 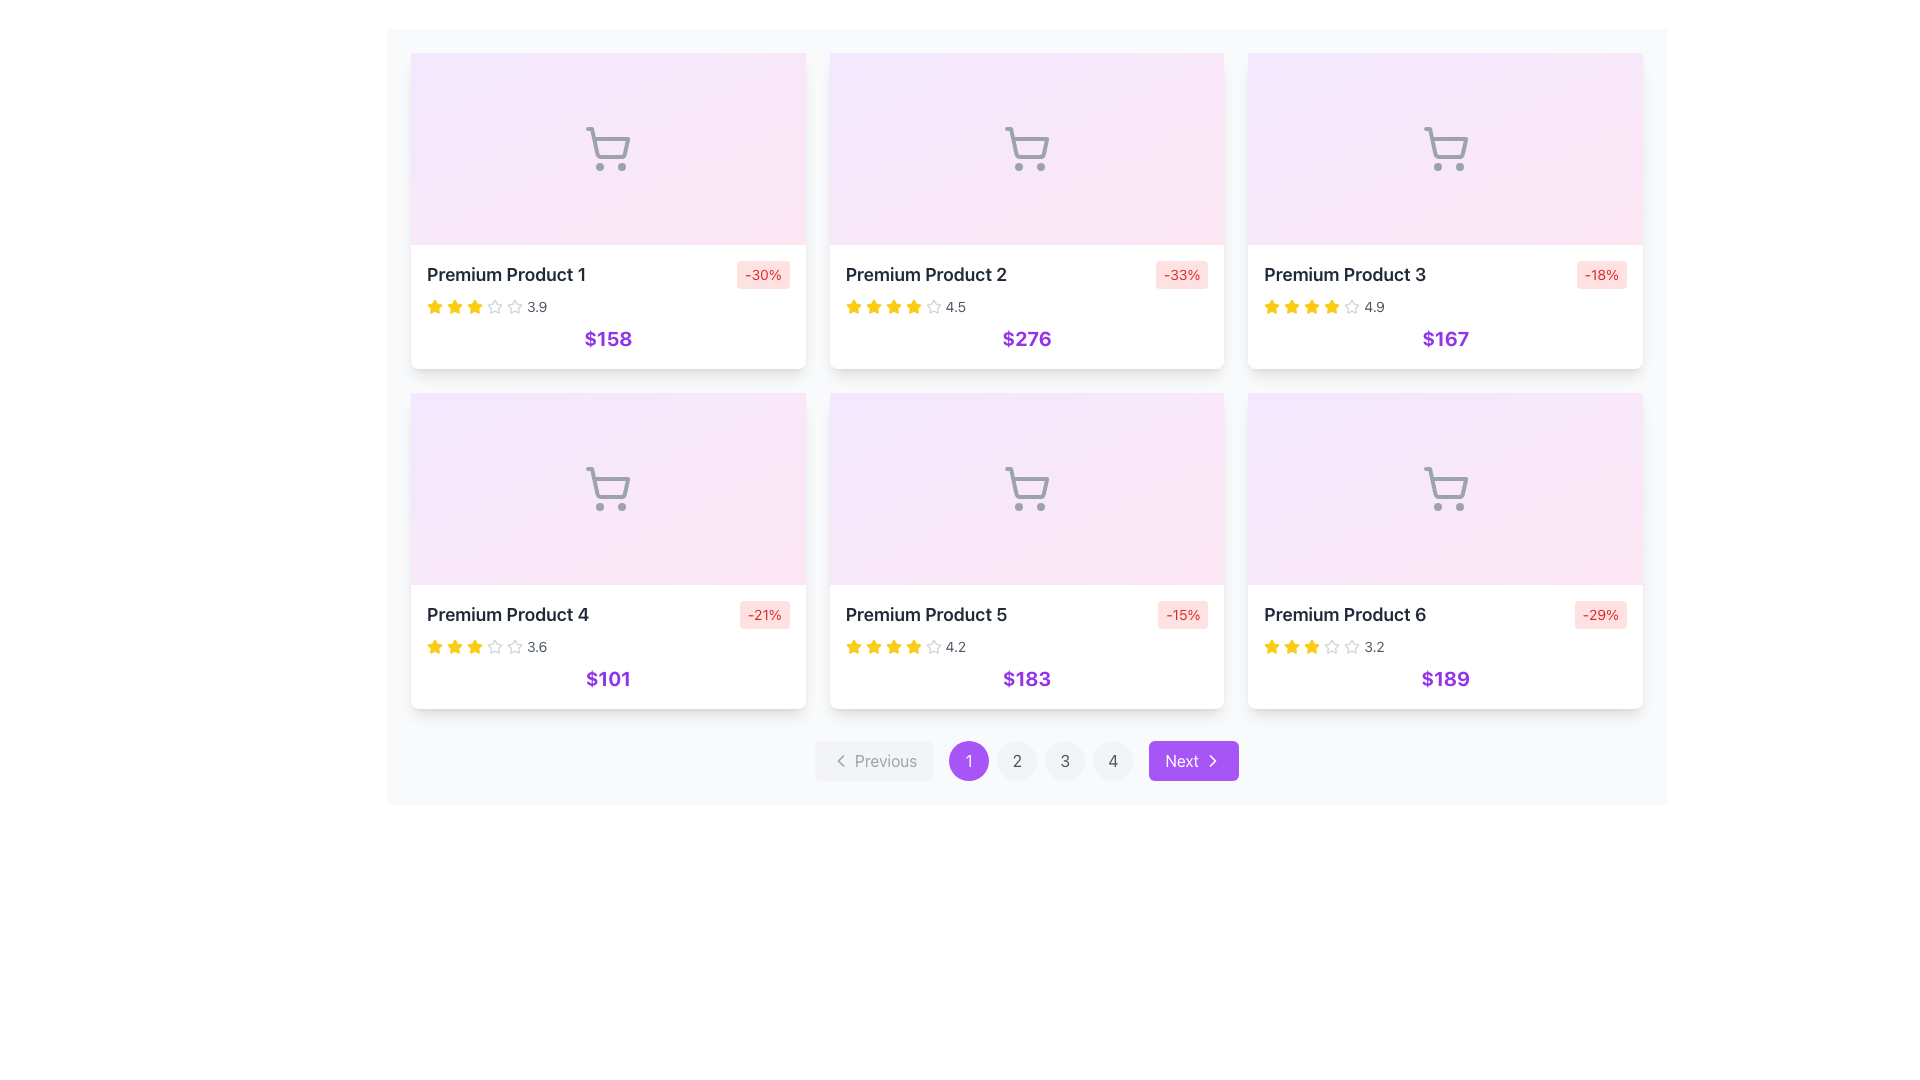 What do you see at coordinates (607, 148) in the screenshot?
I see `the shopping cart icon located above the title and price of 'Premium Product 1' in the top-left corner of the six-card grid` at bounding box center [607, 148].